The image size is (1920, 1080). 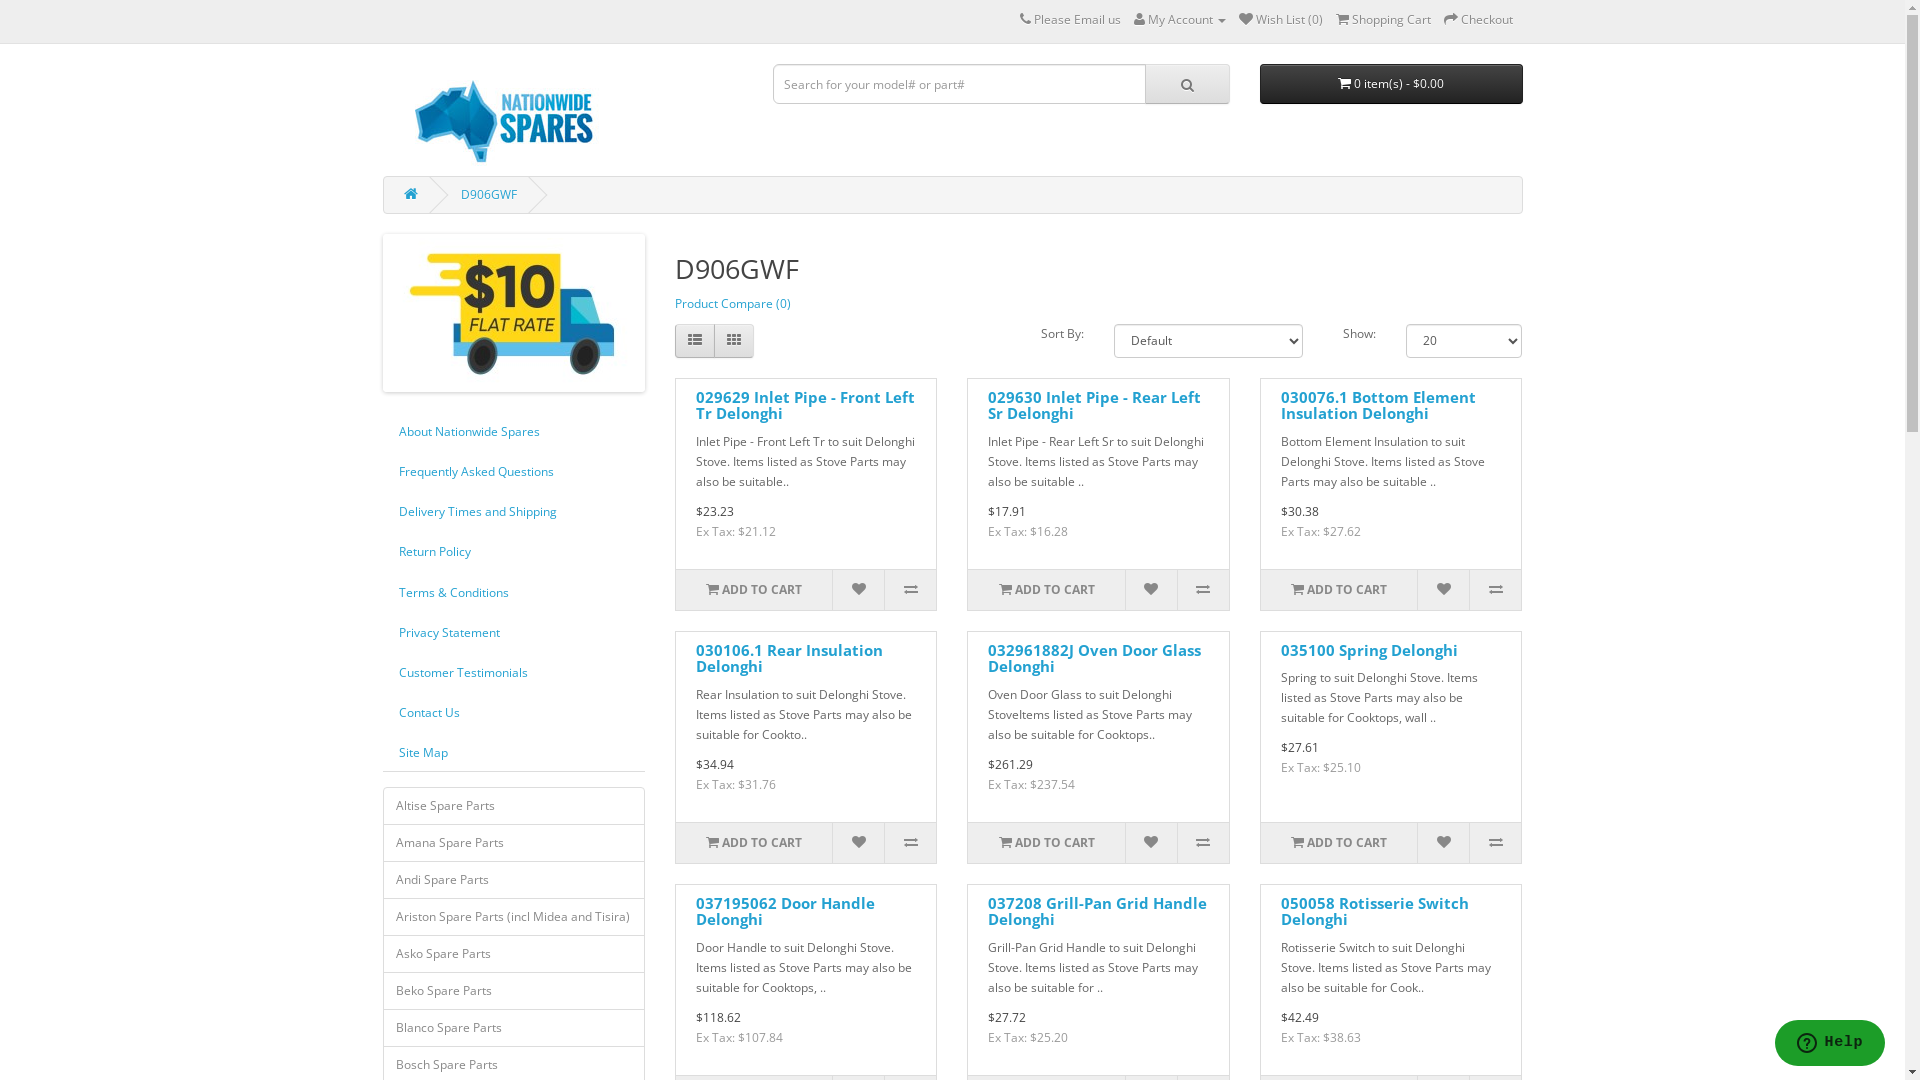 What do you see at coordinates (1478, 19) in the screenshot?
I see `'Checkout'` at bounding box center [1478, 19].